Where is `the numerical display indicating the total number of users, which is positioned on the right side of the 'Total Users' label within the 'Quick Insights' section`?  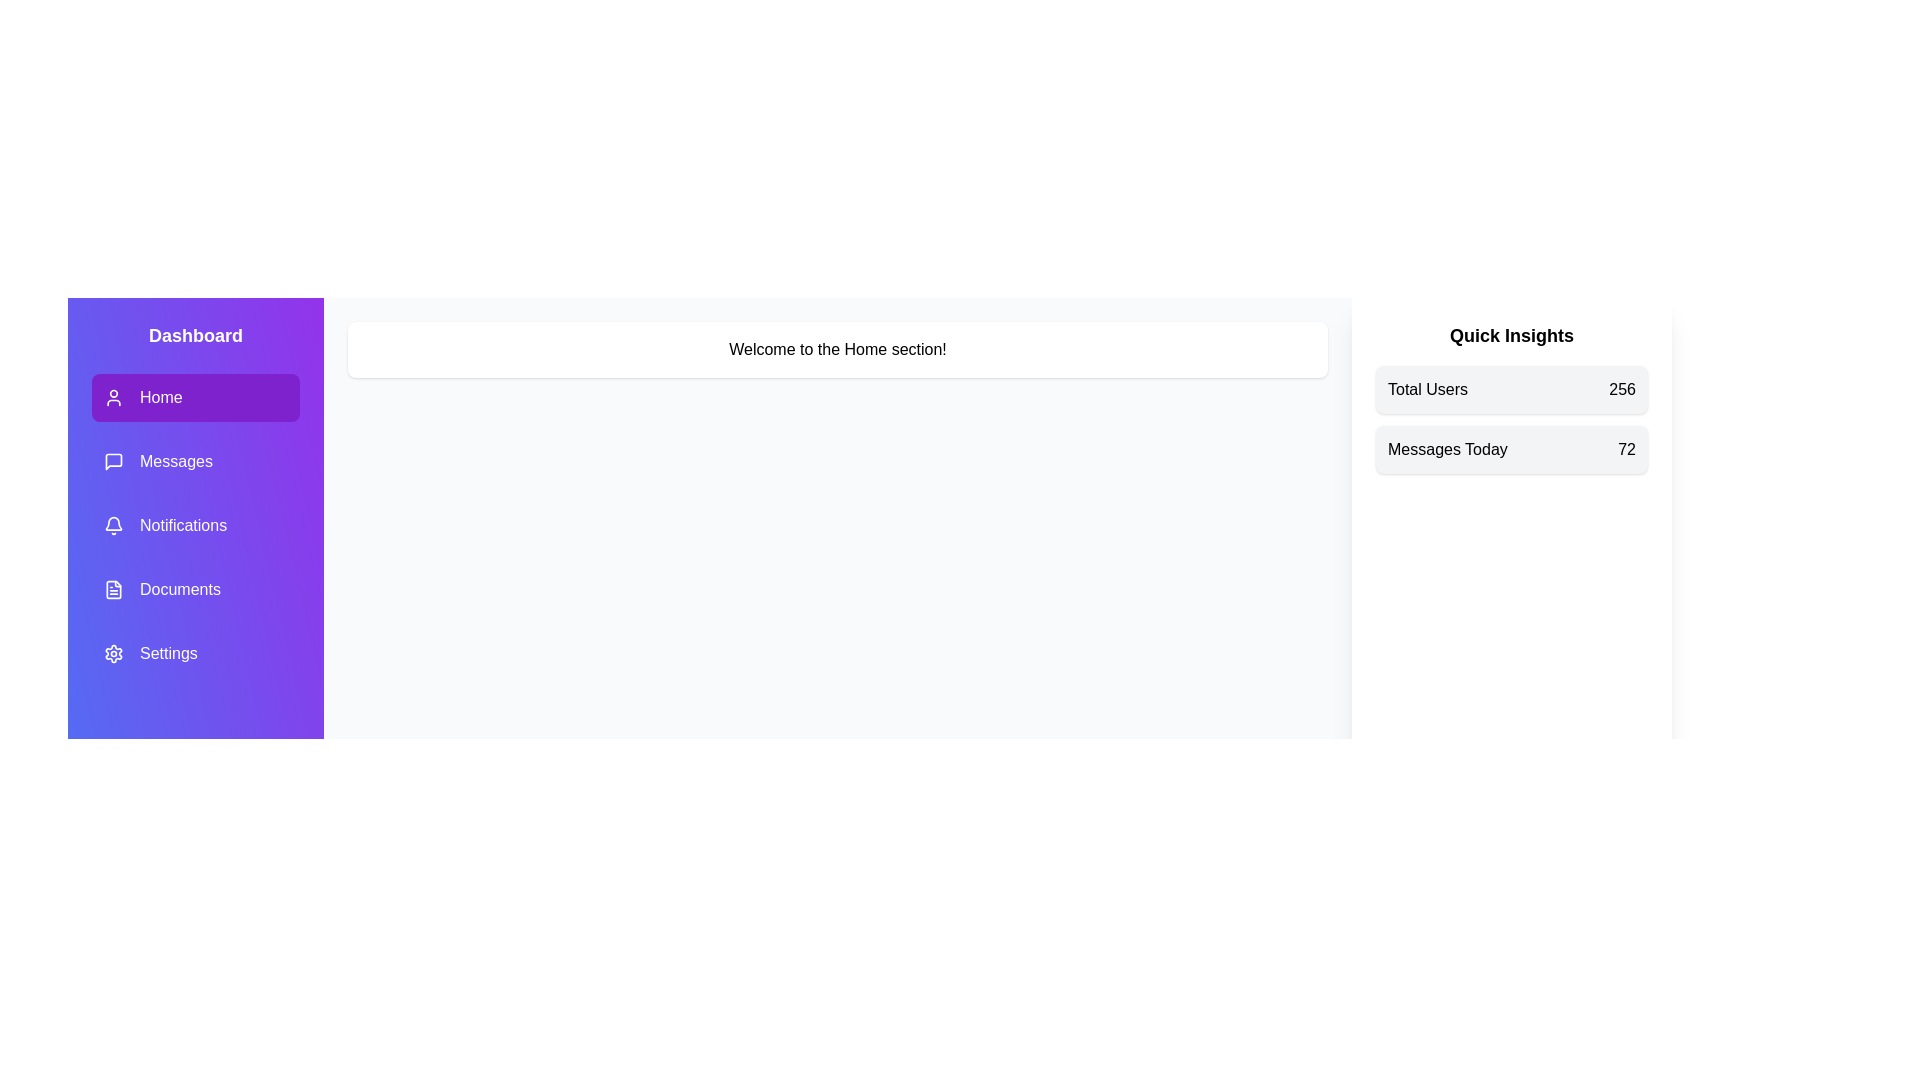 the numerical display indicating the total number of users, which is positioned on the right side of the 'Total Users' label within the 'Quick Insights' section is located at coordinates (1622, 389).